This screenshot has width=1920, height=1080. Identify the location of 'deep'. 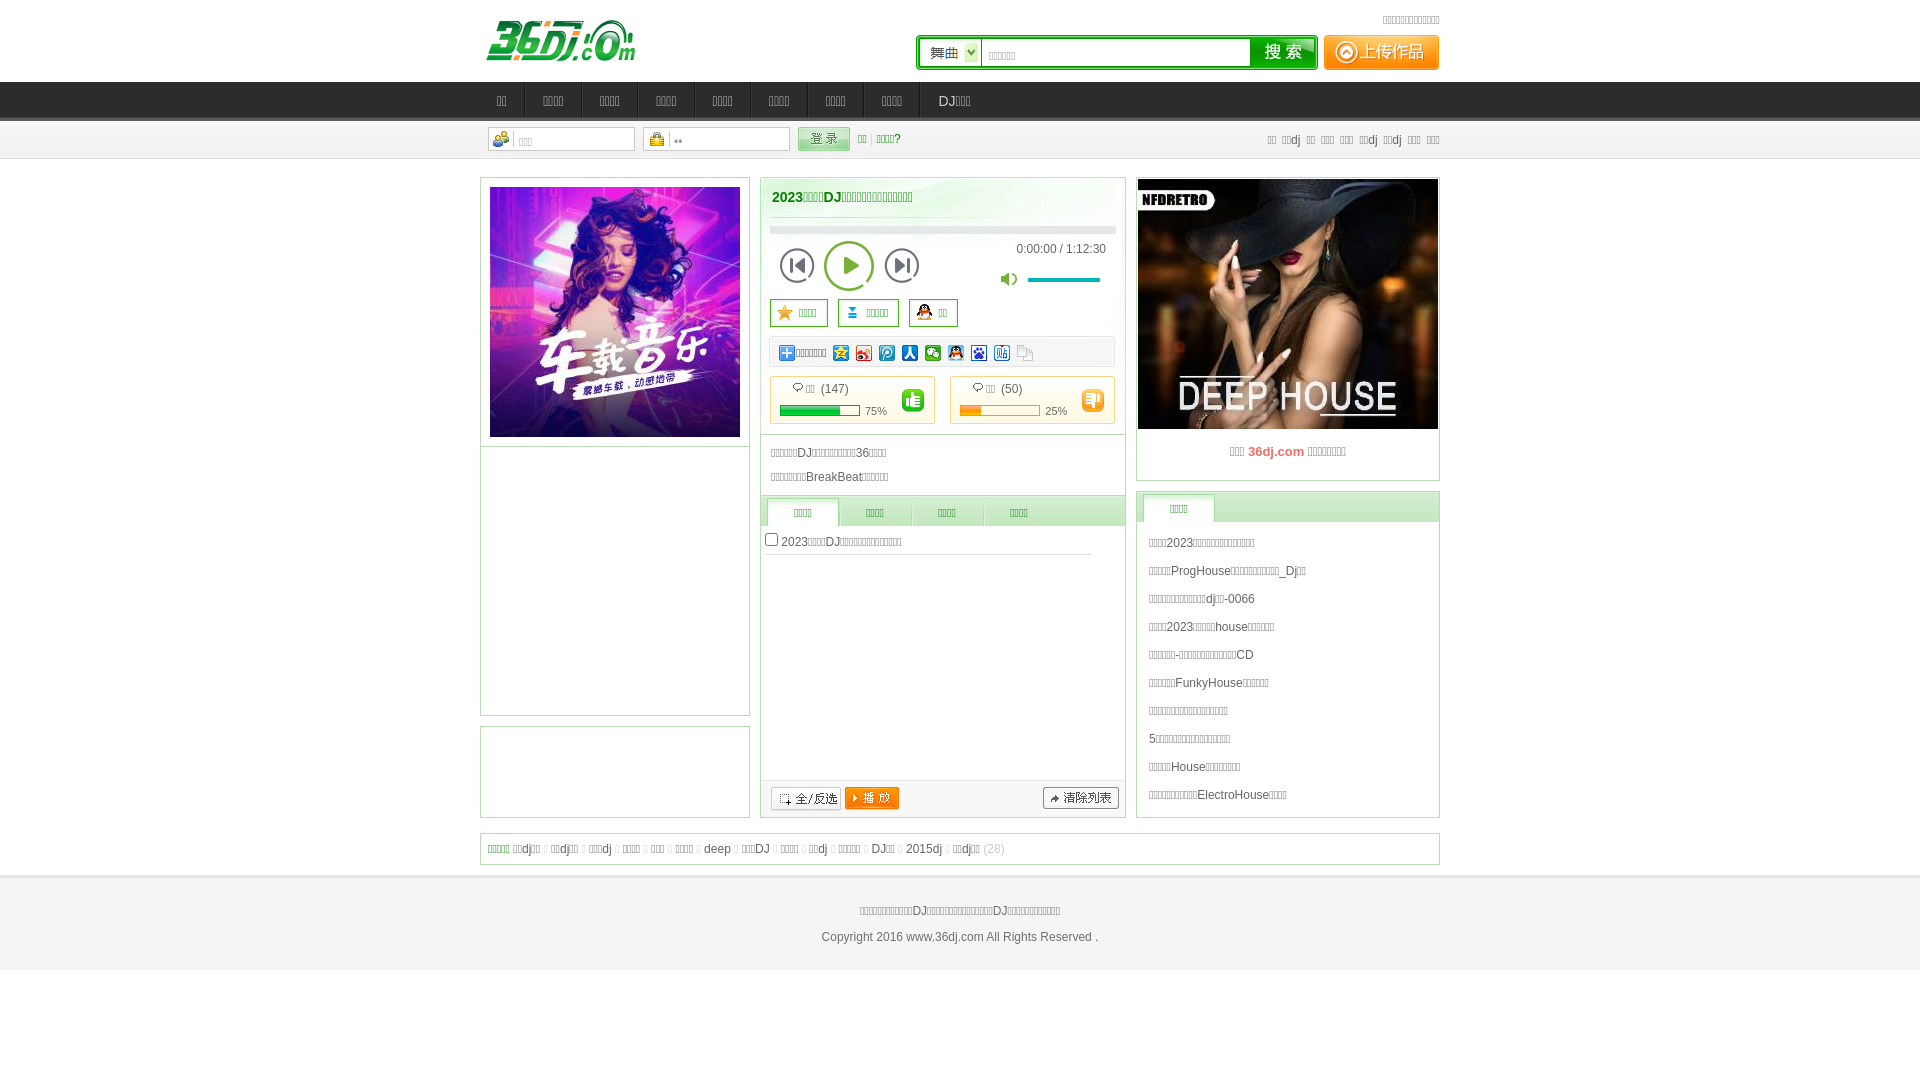
(717, 848).